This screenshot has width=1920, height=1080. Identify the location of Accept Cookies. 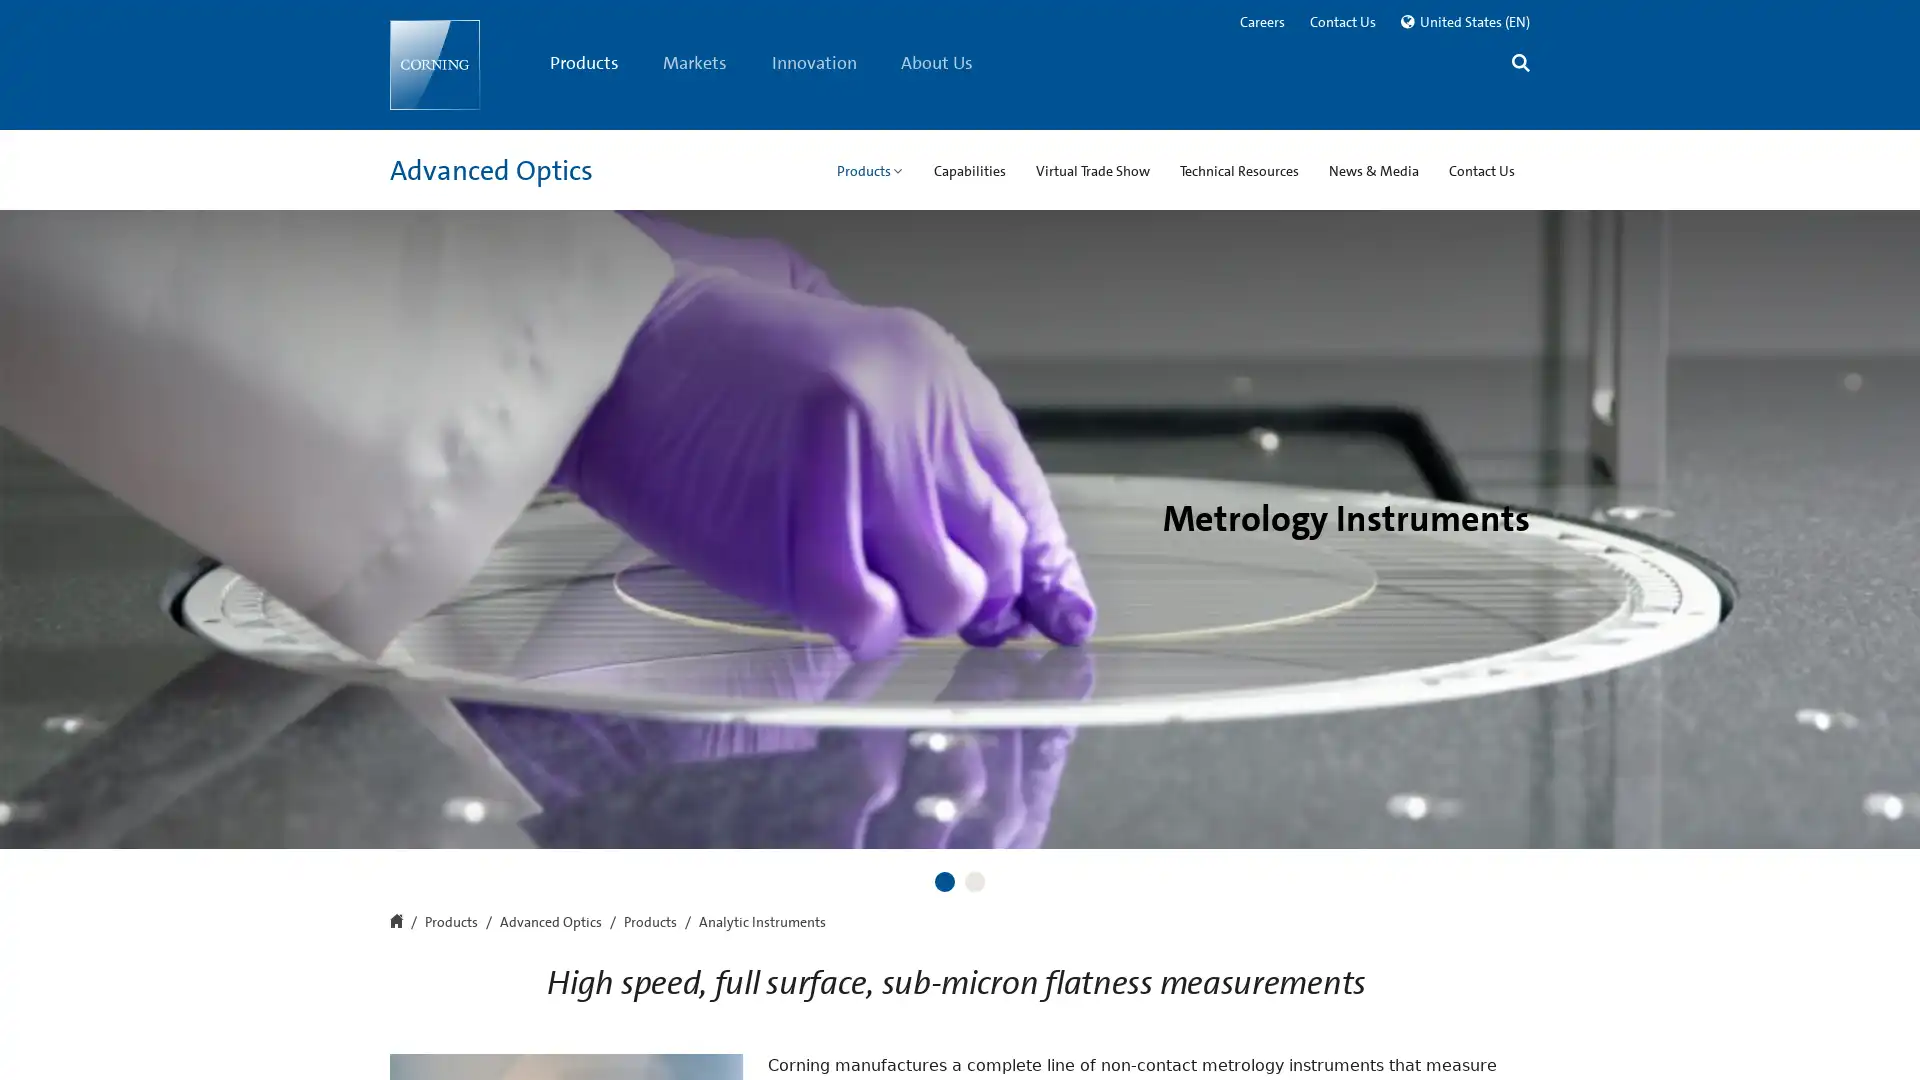
(1622, 1035).